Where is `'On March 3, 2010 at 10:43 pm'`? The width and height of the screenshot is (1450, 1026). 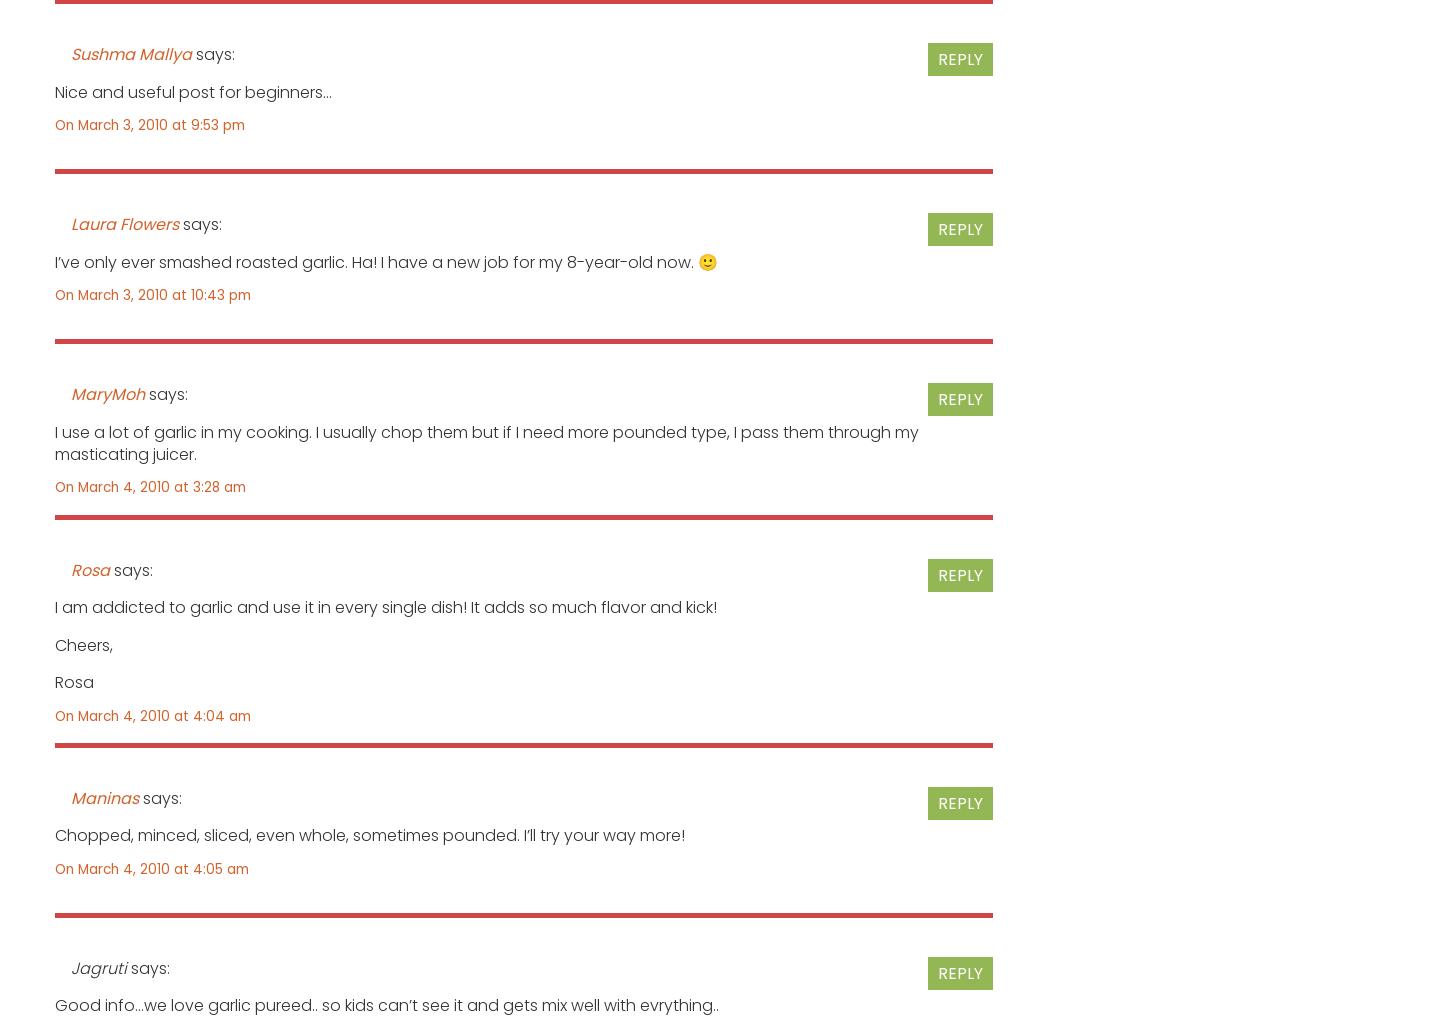
'On March 3, 2010 at 10:43 pm' is located at coordinates (151, 293).